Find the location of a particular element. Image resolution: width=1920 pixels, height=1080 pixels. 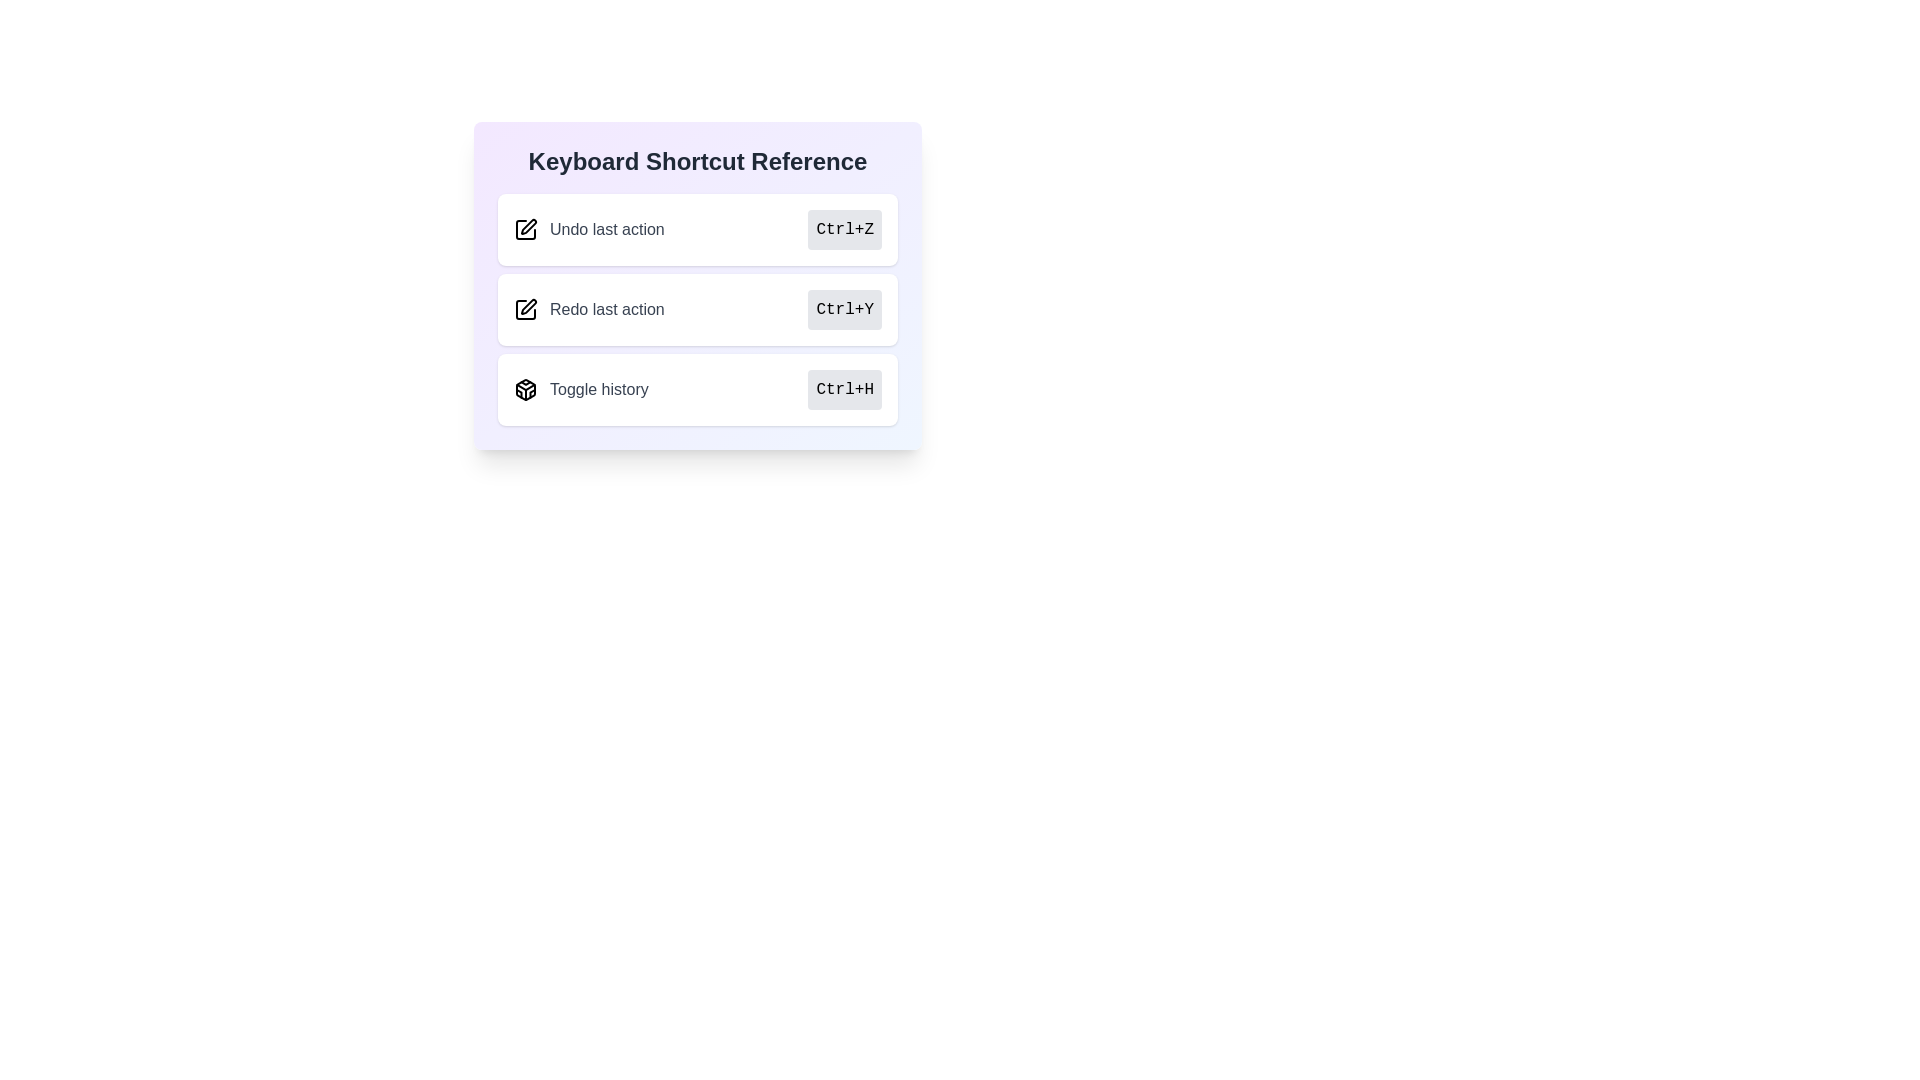

the 'Undo last action' button located under the 'Keyboard Shortcut Reference' title is located at coordinates (697, 229).